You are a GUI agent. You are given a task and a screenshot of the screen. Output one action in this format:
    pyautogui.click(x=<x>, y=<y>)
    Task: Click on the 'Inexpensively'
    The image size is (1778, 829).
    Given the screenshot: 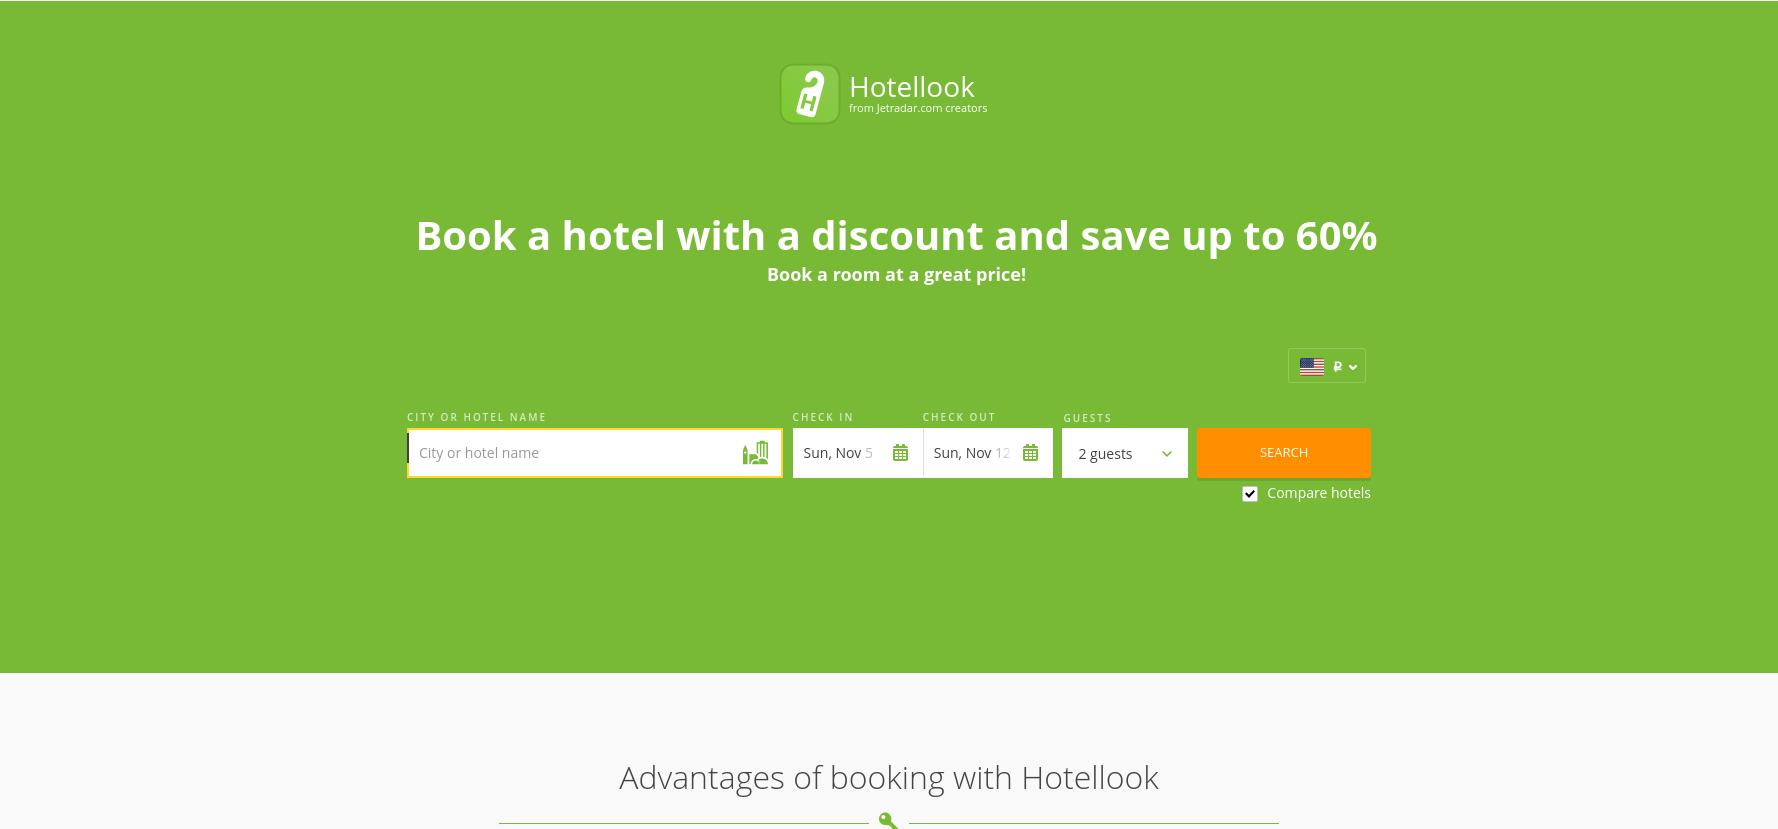 What is the action you would take?
    pyautogui.click(x=964, y=503)
    